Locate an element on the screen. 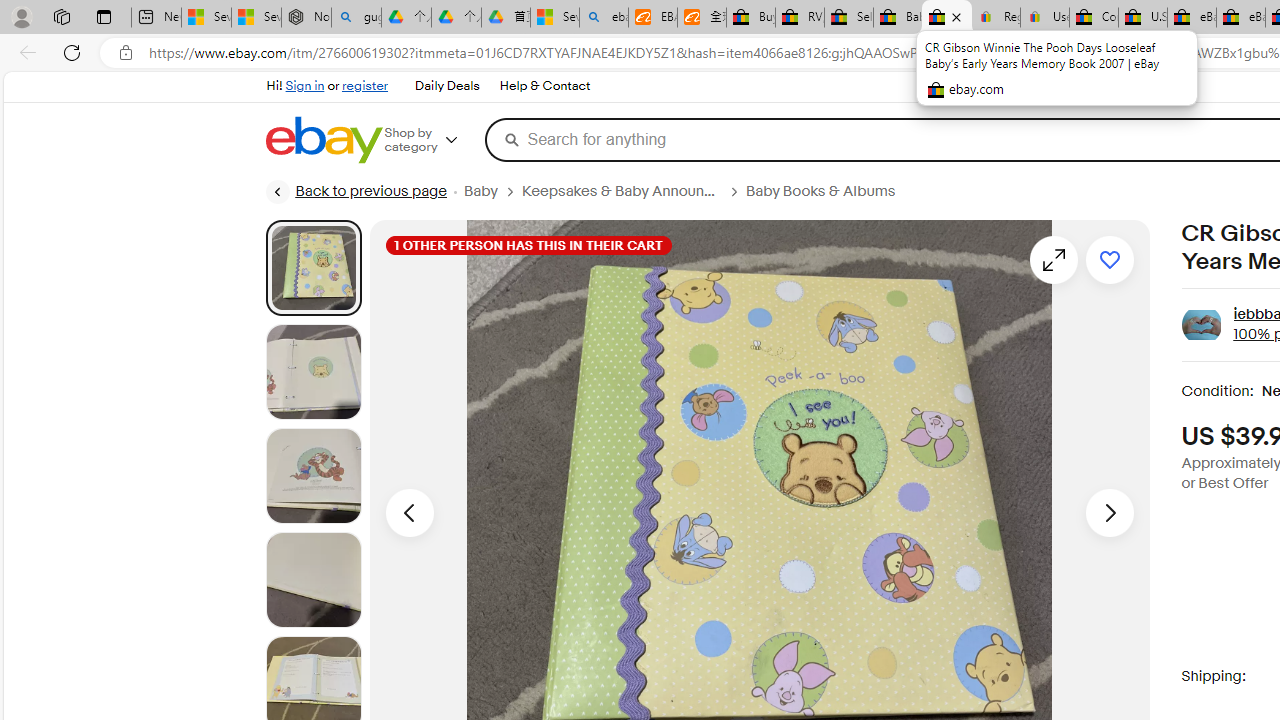 The height and width of the screenshot is (720, 1280). 'Daily Deals' is located at coordinates (445, 85).